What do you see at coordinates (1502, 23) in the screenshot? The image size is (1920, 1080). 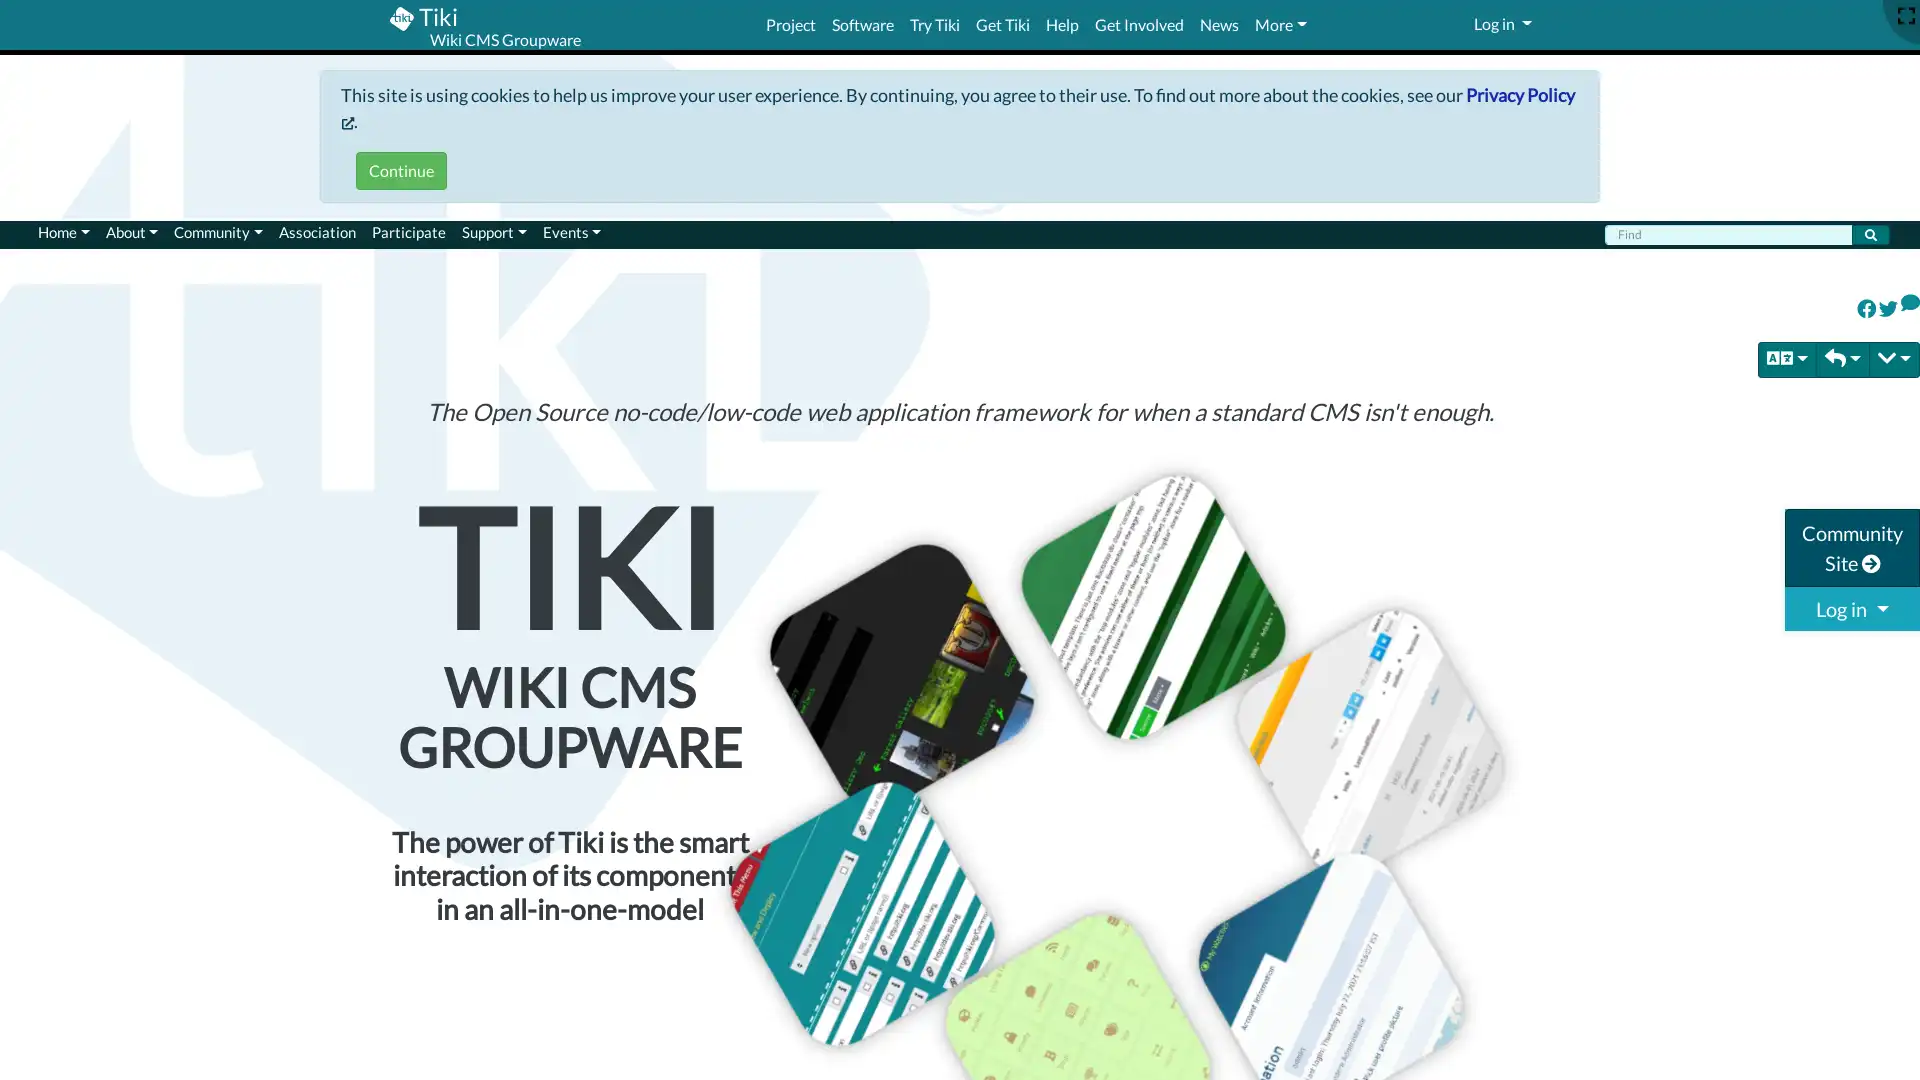 I see `Log in` at bounding box center [1502, 23].